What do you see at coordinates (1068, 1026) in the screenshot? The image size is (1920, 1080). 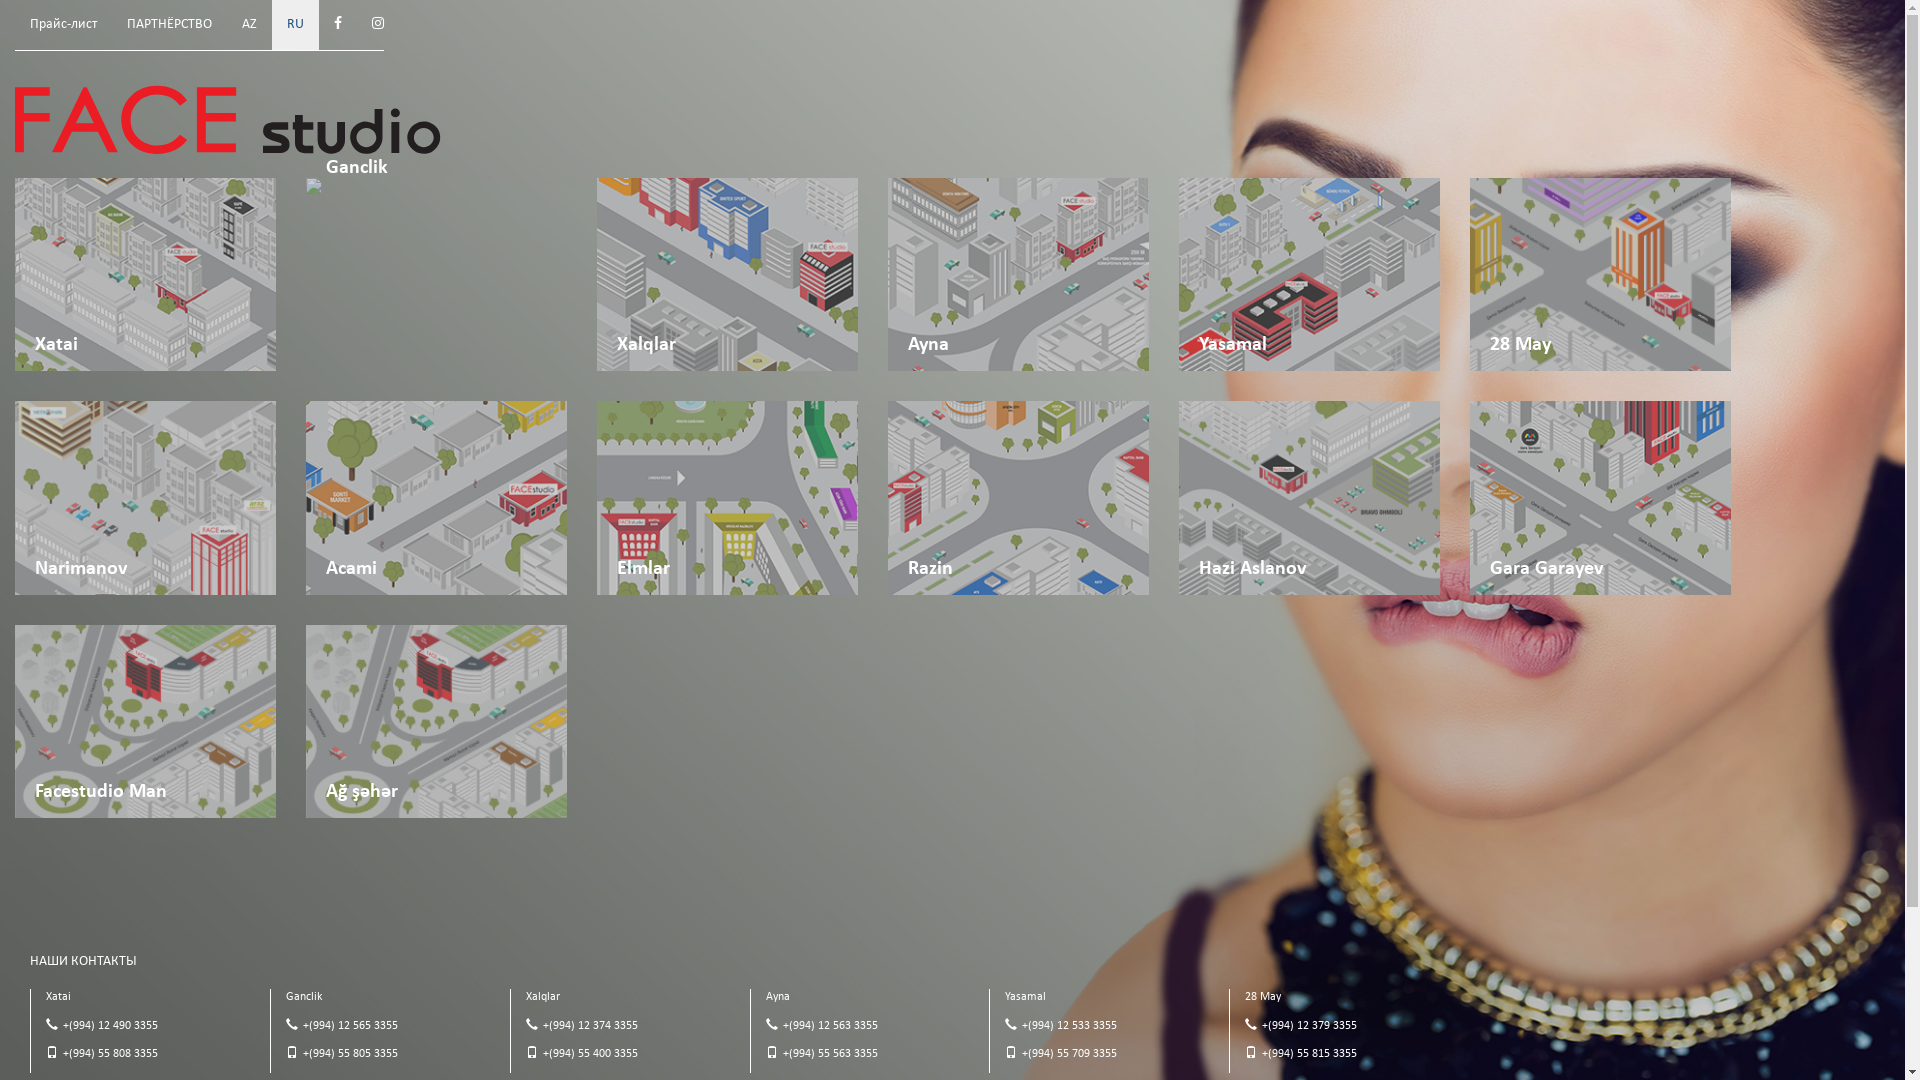 I see `'+(994) 12 533 3355'` at bounding box center [1068, 1026].